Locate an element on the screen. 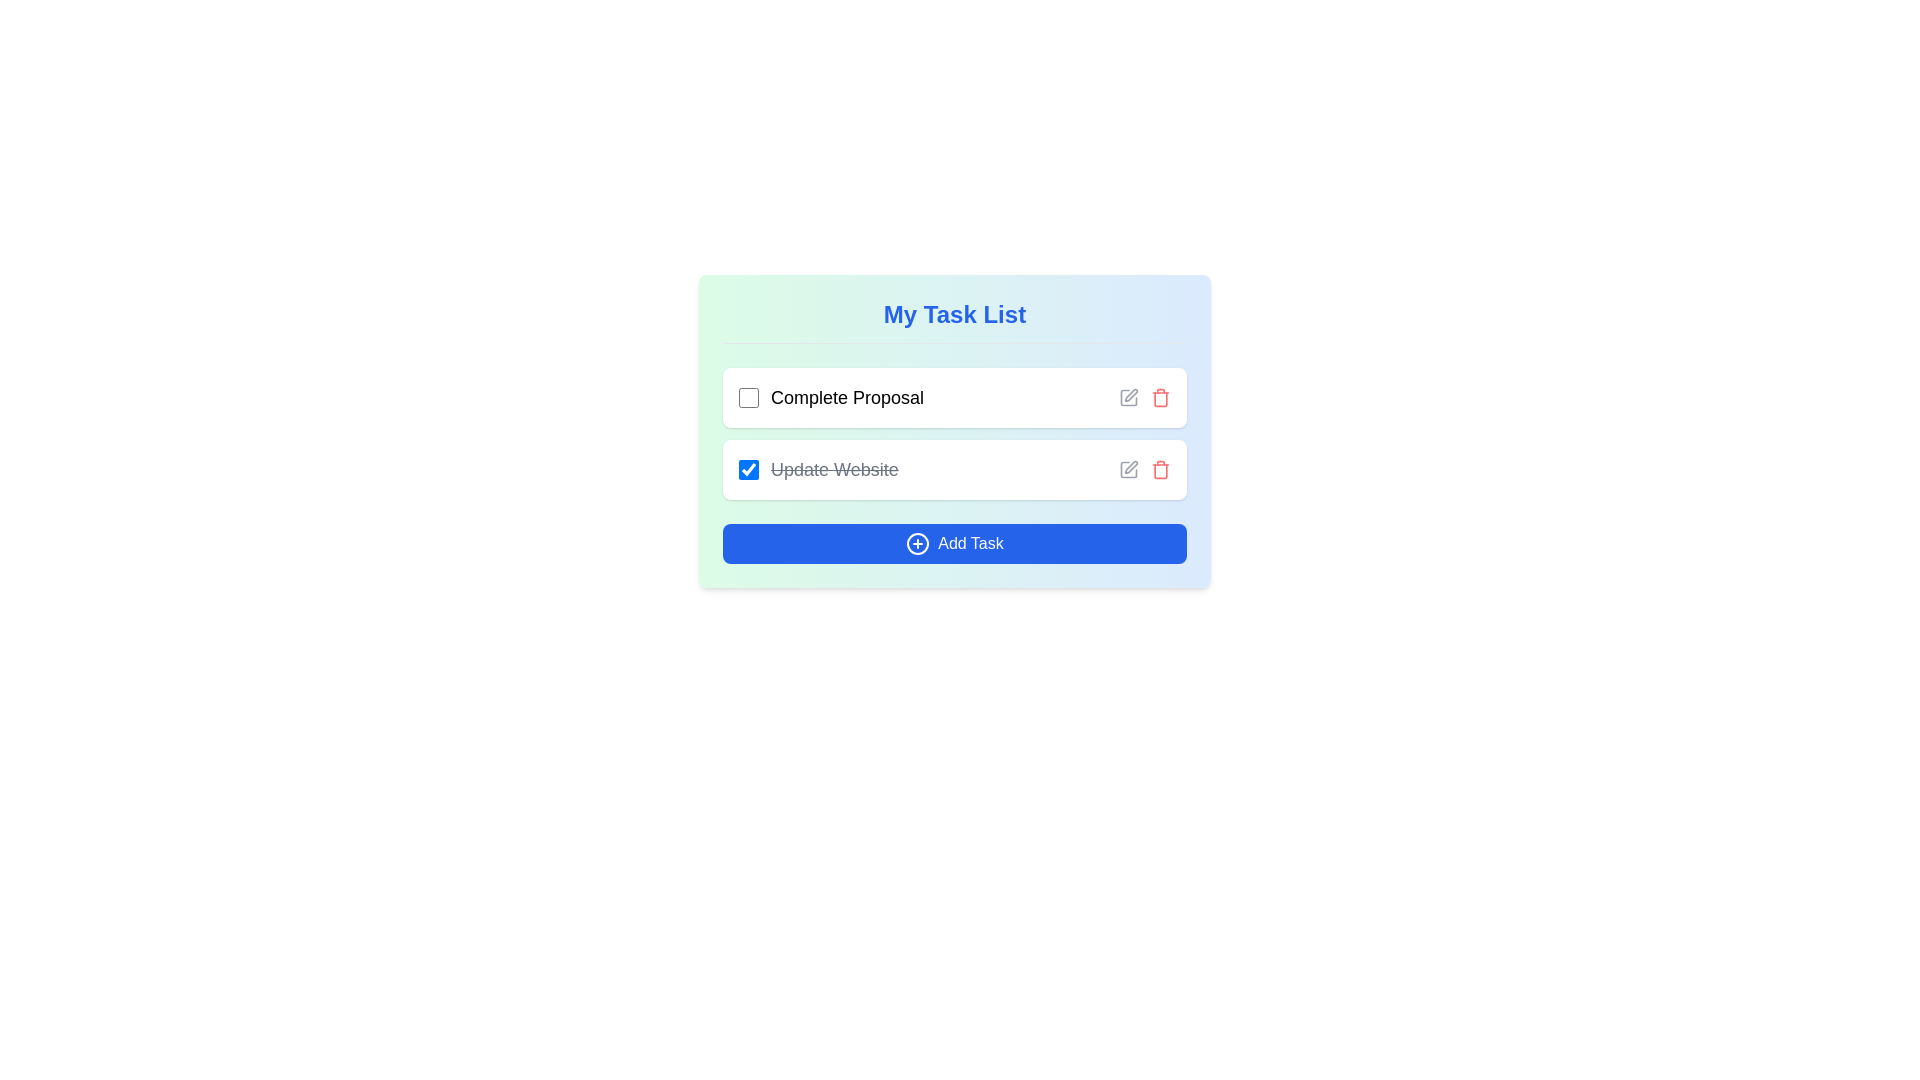  the blue checkbox with a white checkmark inside it, located to the left of the text 'Update Website' is located at coordinates (747, 470).